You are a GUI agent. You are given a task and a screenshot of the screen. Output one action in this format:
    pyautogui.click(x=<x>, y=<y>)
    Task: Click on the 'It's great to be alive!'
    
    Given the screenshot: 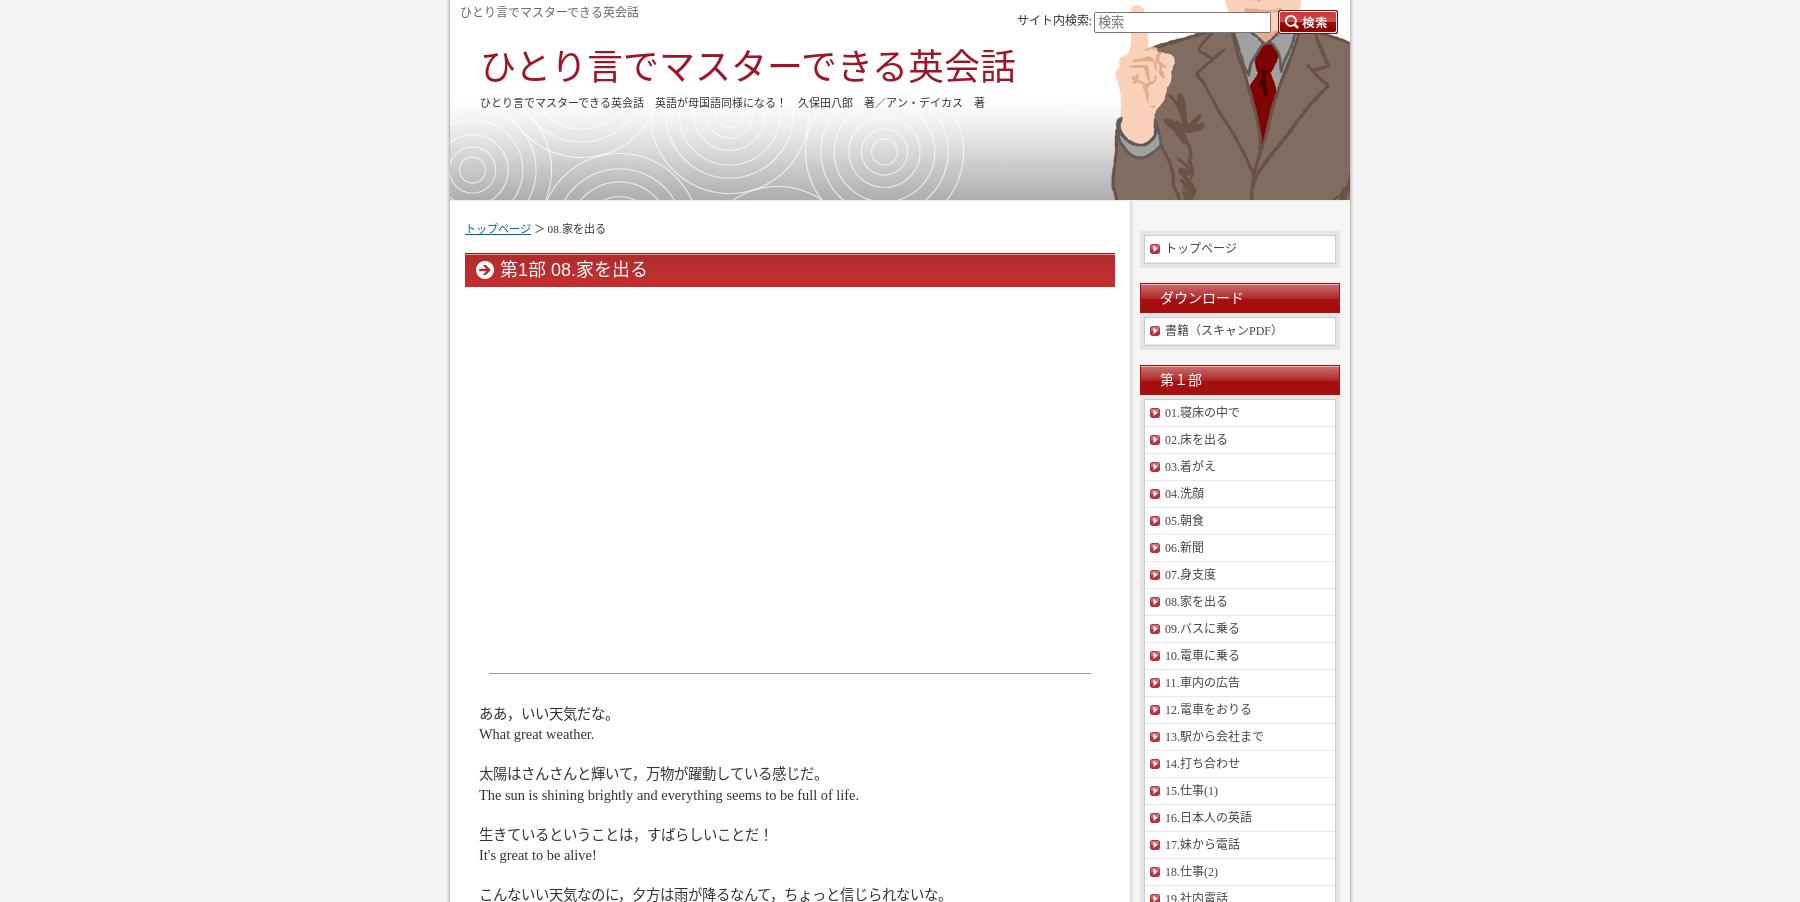 What is the action you would take?
    pyautogui.click(x=477, y=854)
    